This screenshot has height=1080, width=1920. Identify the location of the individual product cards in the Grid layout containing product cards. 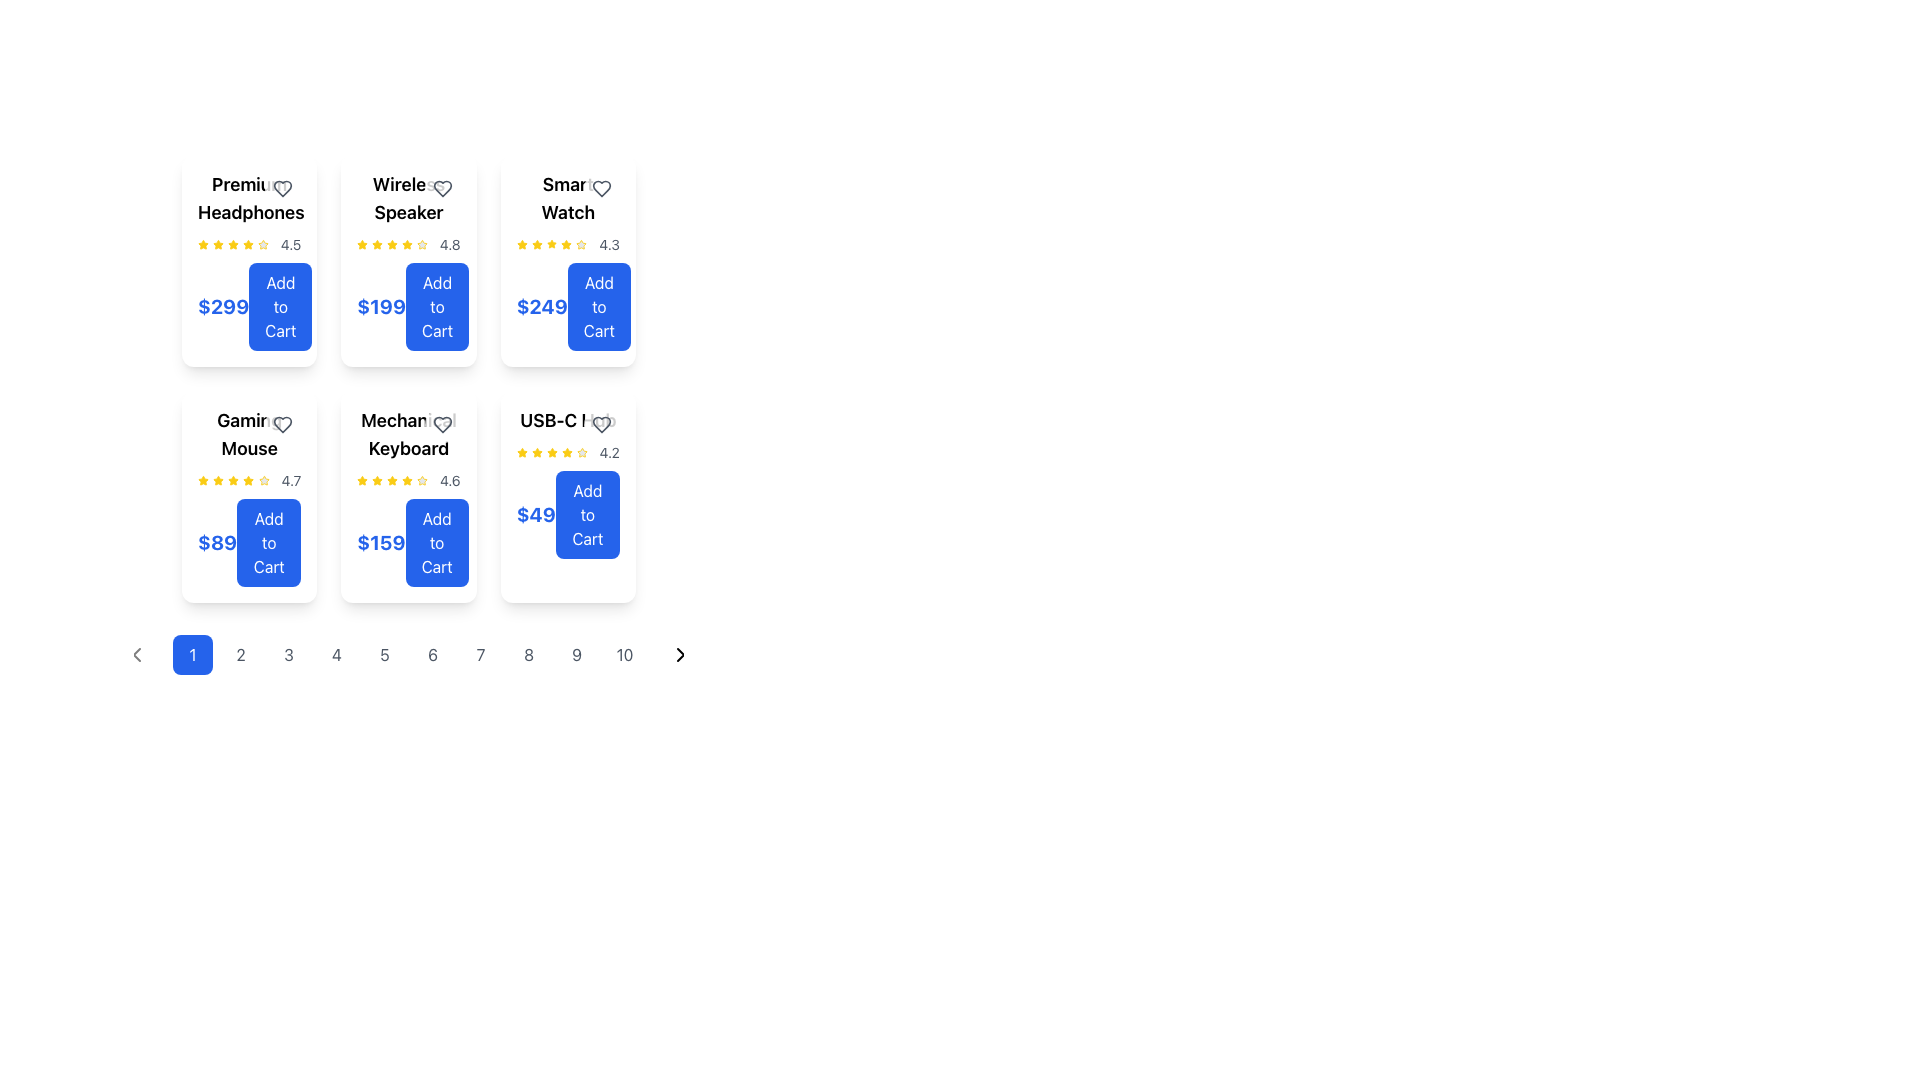
(407, 378).